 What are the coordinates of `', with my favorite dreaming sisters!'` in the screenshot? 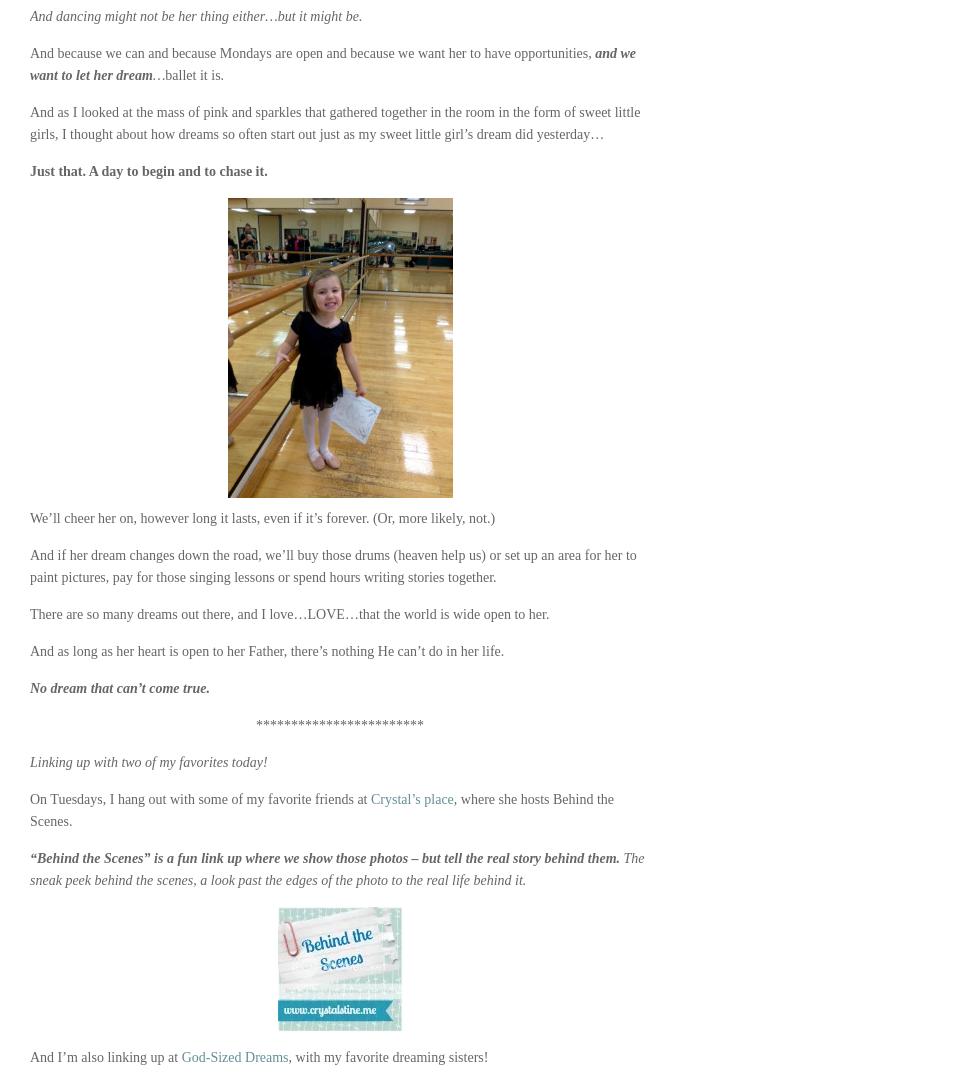 It's located at (387, 1057).